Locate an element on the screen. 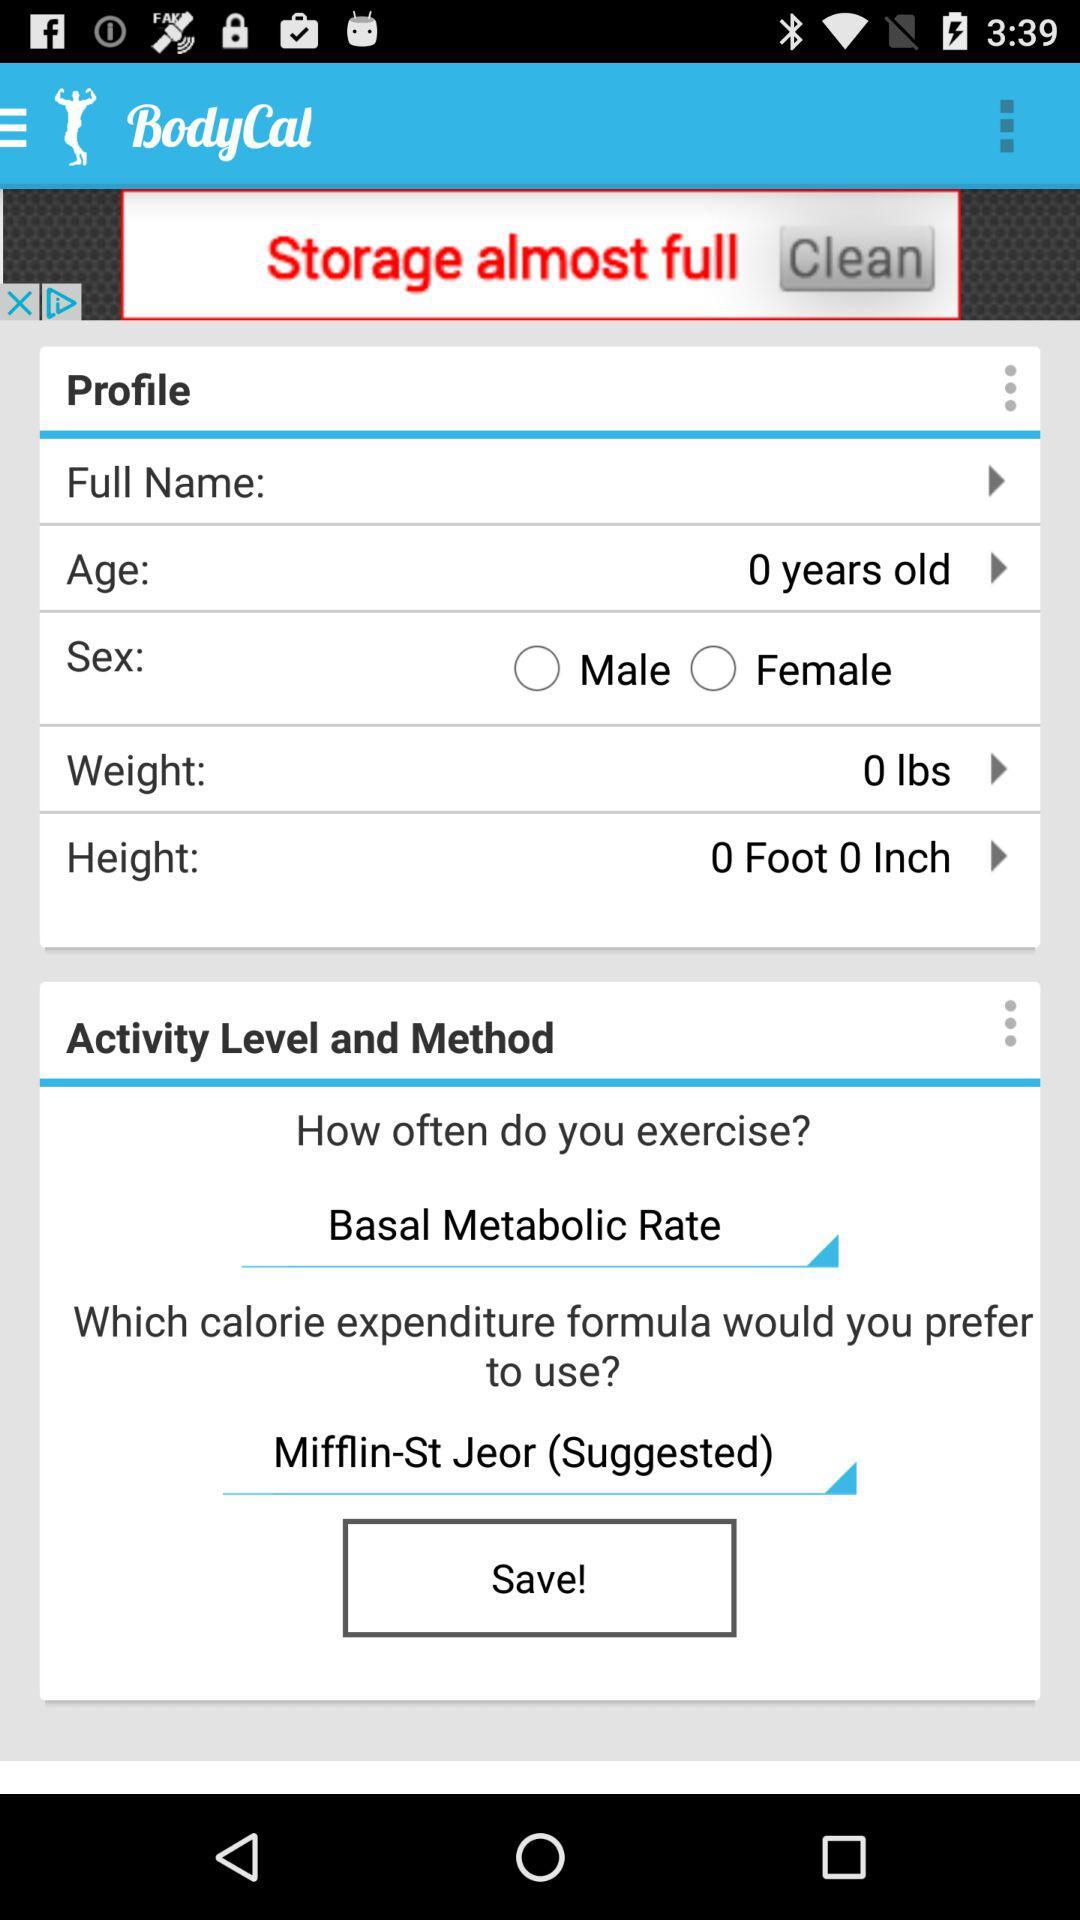 The height and width of the screenshot is (1920, 1080). advertisement page is located at coordinates (540, 253).